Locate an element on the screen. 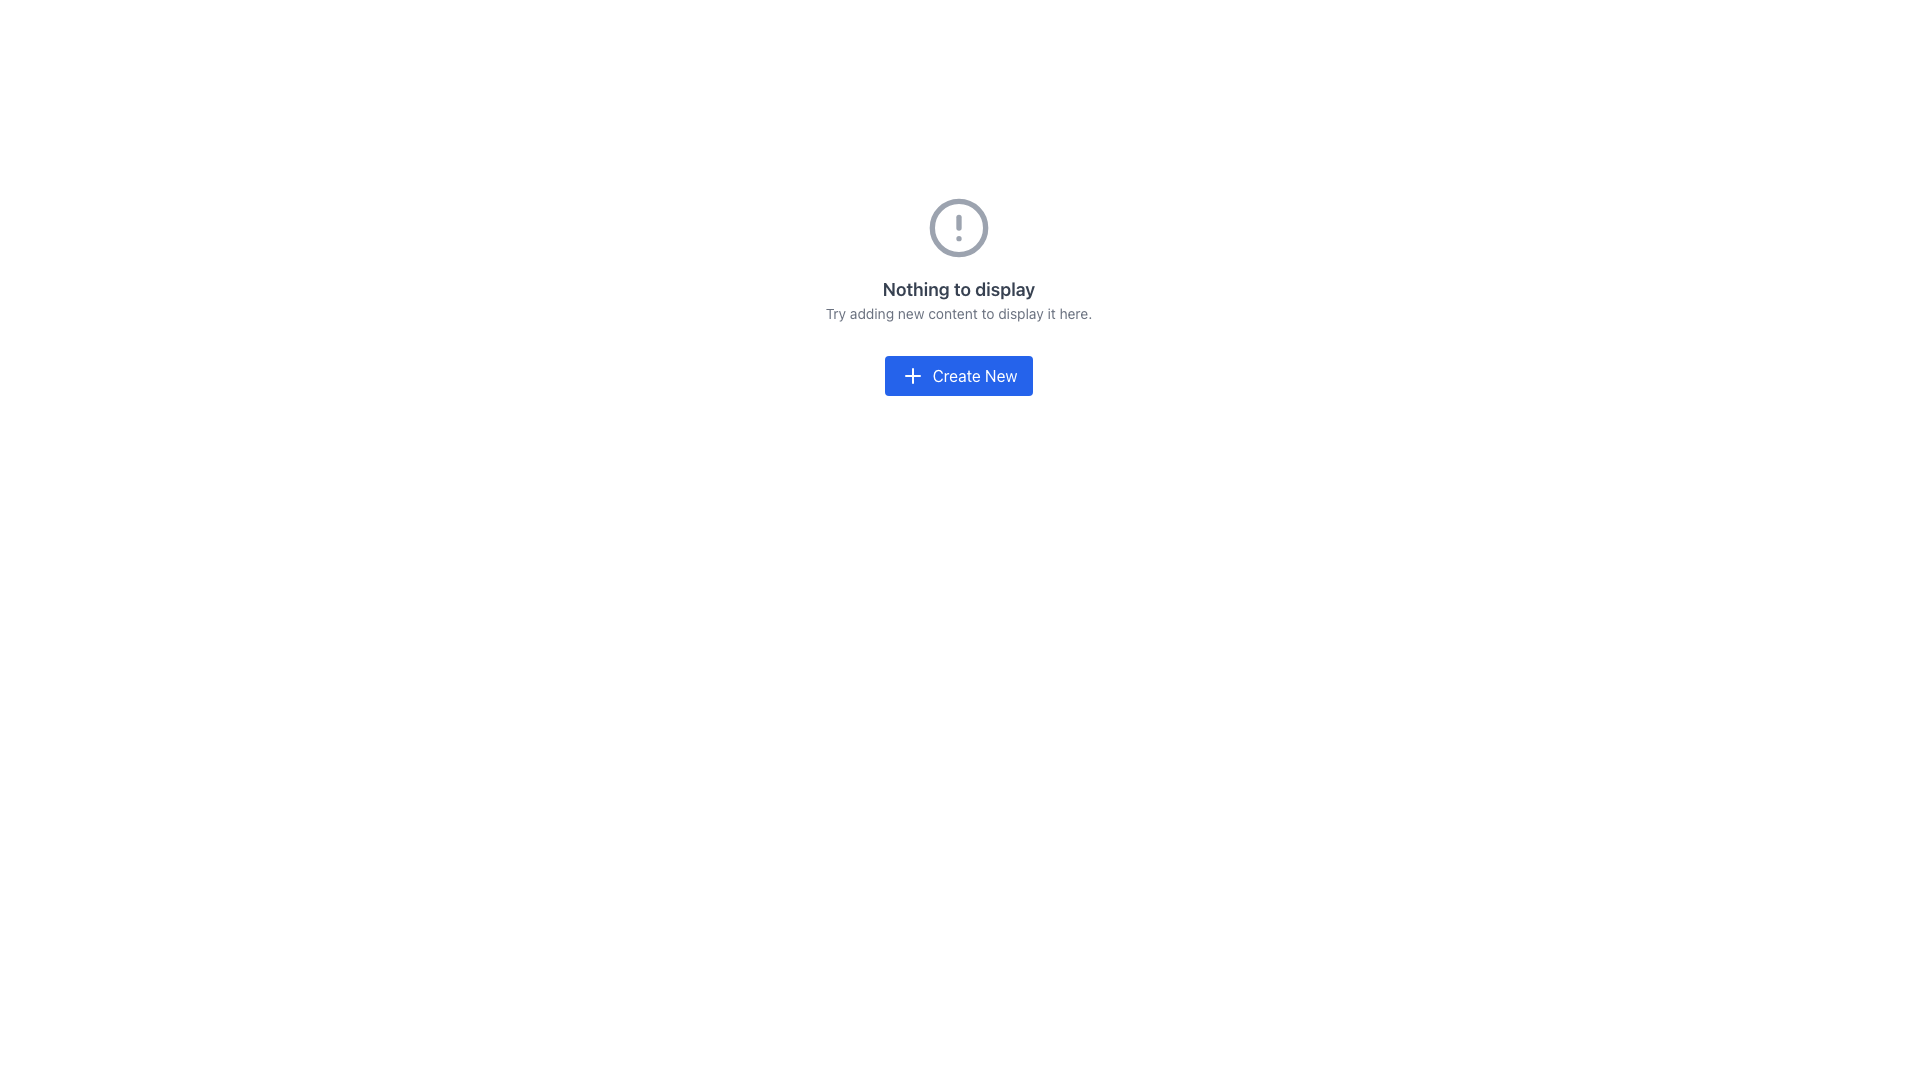 This screenshot has width=1920, height=1080. the notification icon indicating the absence of content, which is located above the text 'Nothing is located at coordinates (958, 226).